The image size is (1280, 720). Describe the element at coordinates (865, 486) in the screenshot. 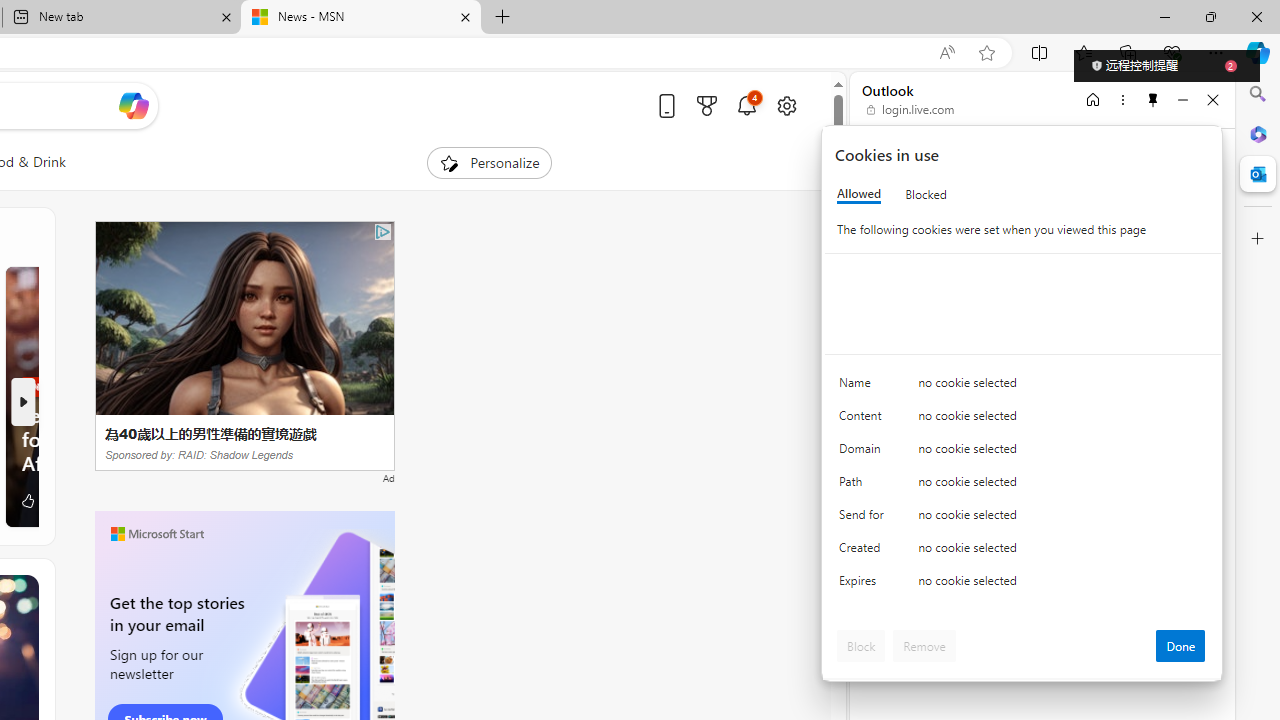

I see `'Path'` at that location.